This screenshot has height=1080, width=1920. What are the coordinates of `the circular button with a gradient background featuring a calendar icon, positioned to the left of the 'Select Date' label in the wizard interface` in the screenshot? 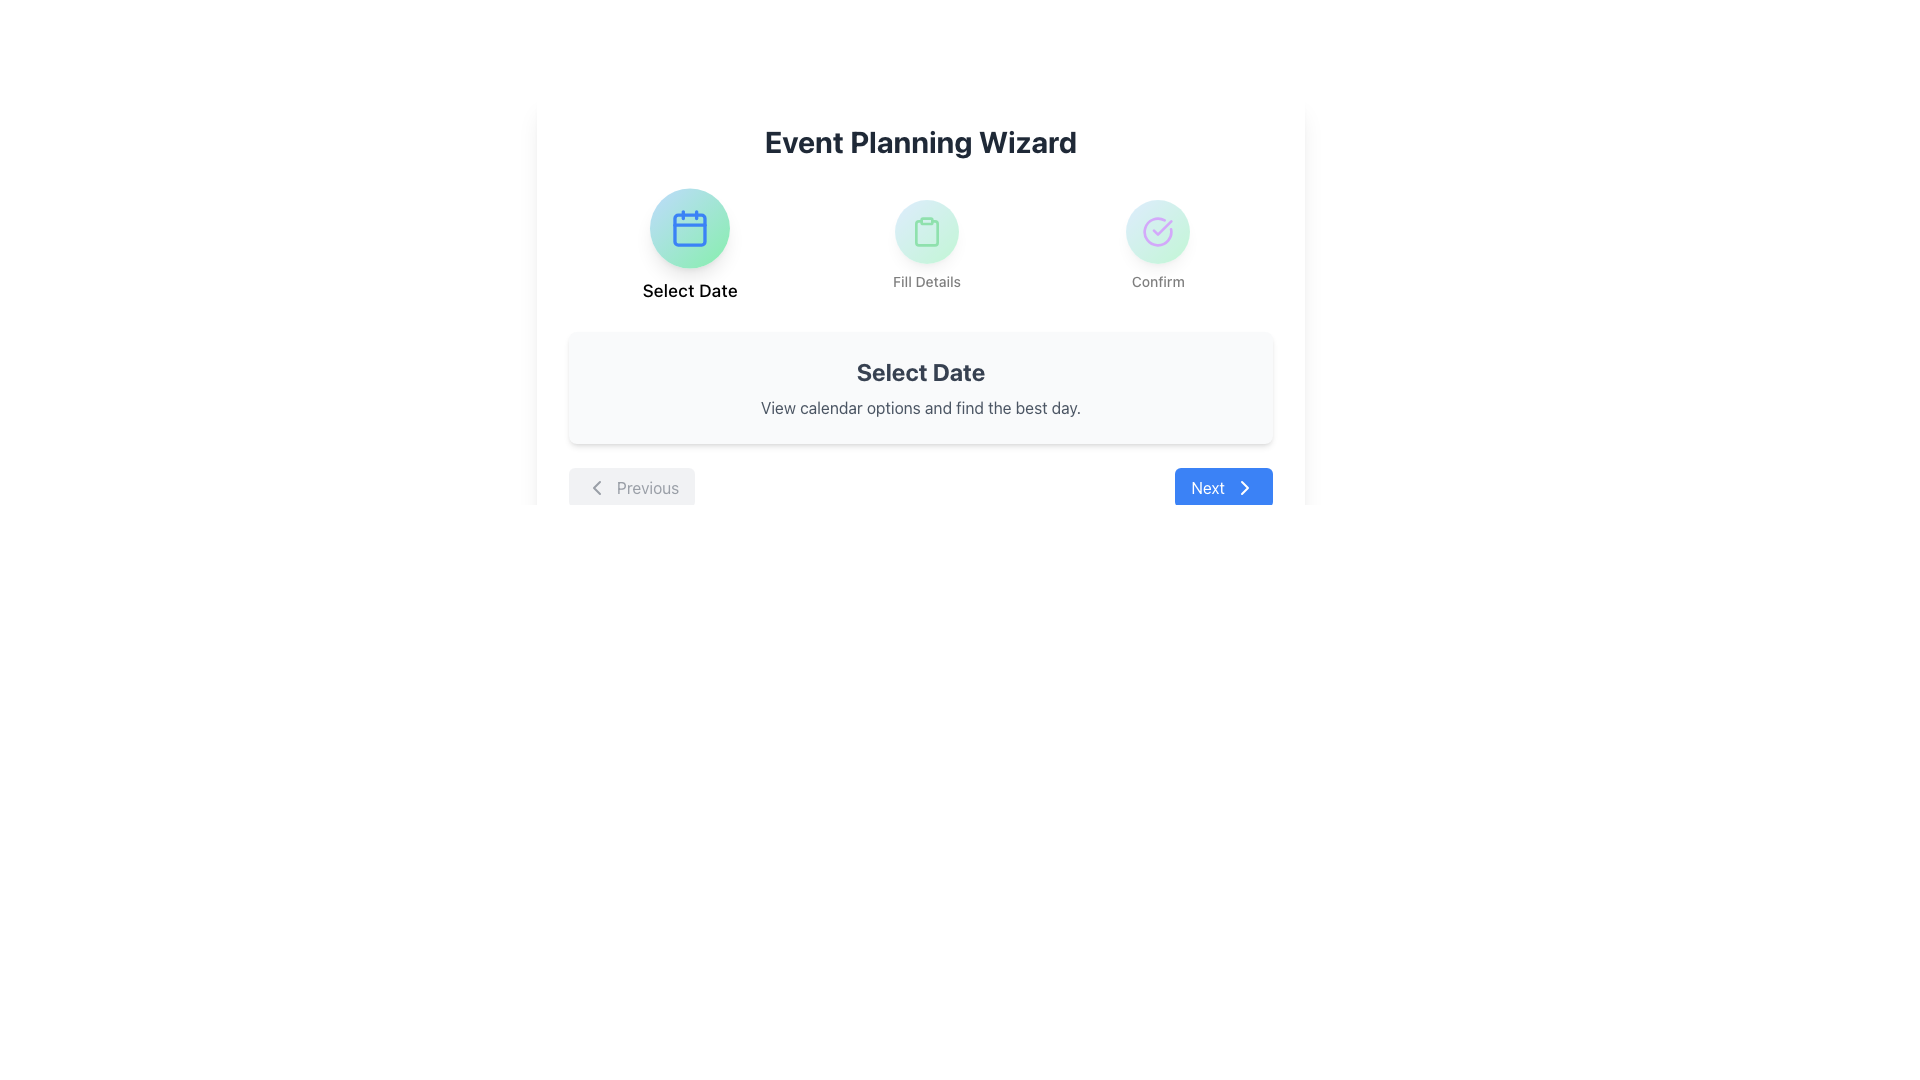 It's located at (689, 227).